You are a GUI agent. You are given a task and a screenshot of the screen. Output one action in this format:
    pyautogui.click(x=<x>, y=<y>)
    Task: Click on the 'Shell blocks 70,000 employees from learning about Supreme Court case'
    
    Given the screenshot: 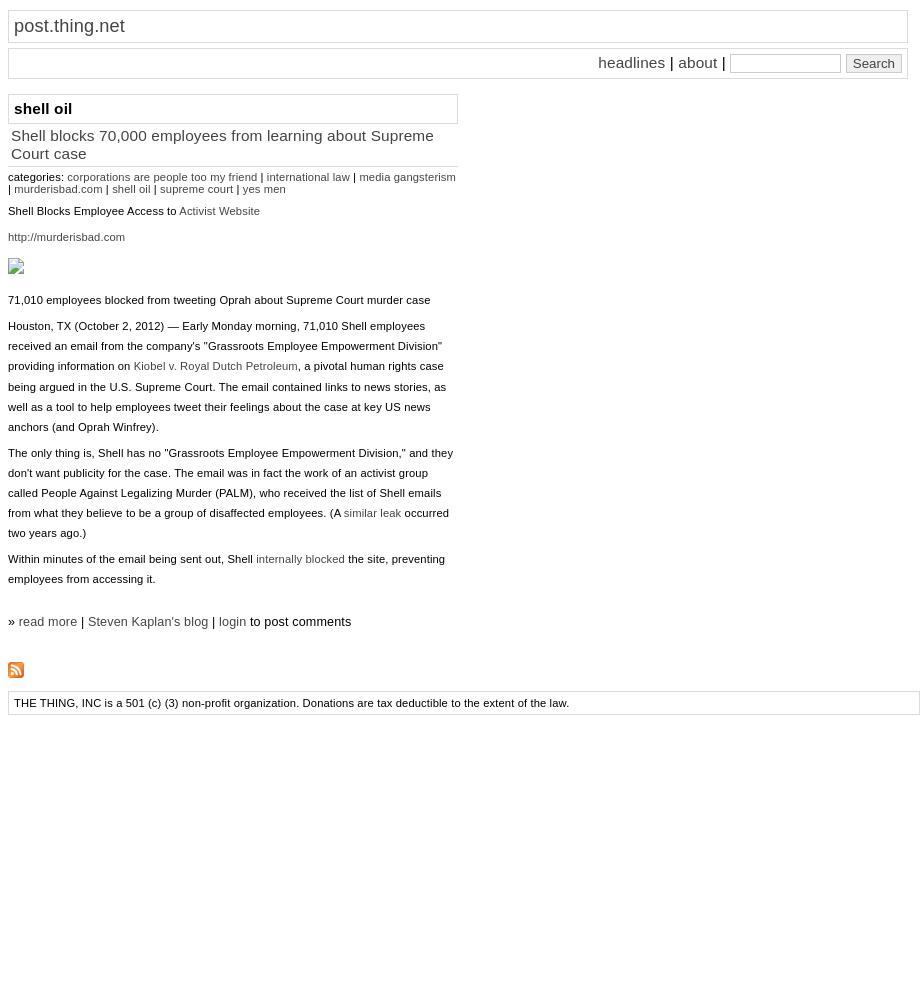 What is the action you would take?
    pyautogui.click(x=220, y=144)
    